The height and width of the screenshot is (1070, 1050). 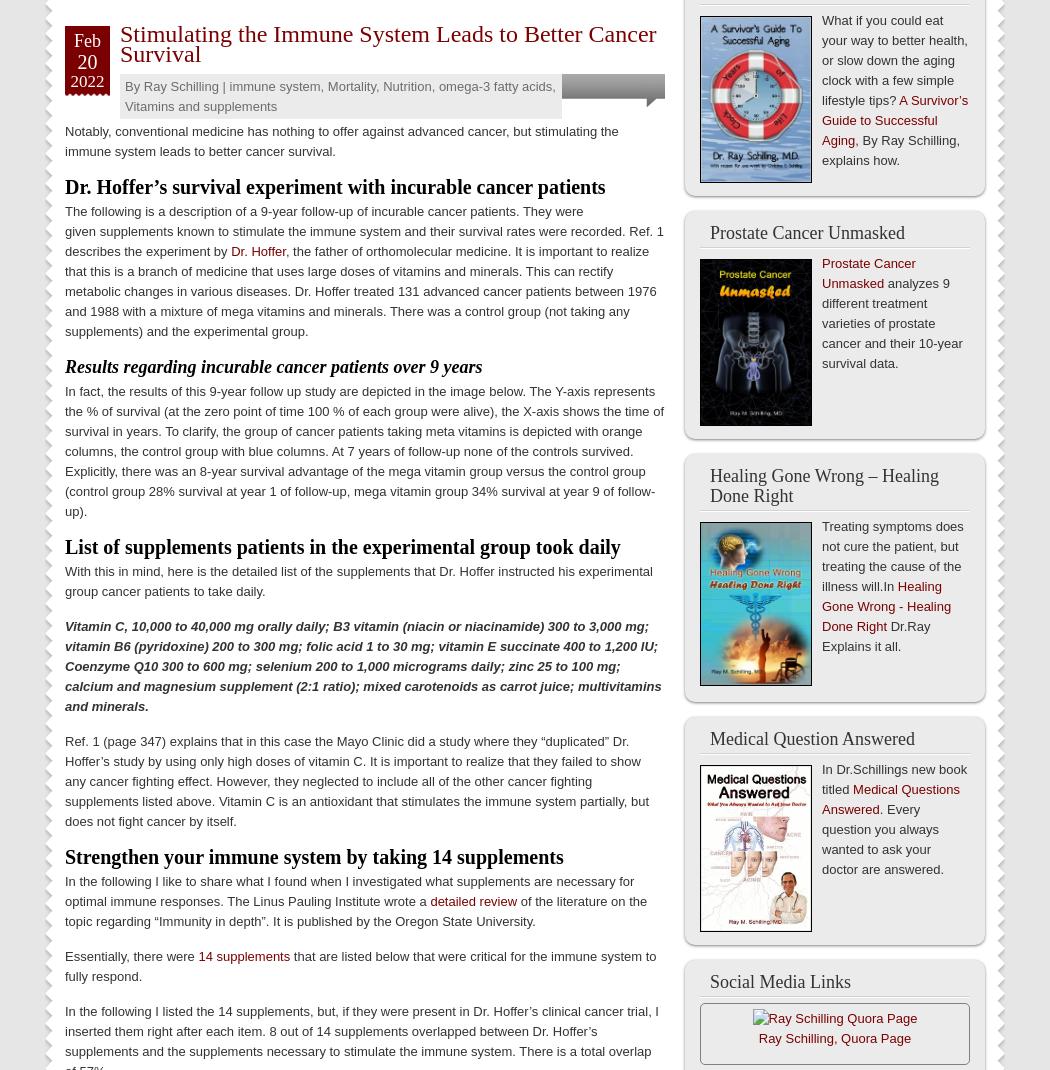 What do you see at coordinates (875, 636) in the screenshot?
I see `'Dr.Ray Explains it all.'` at bounding box center [875, 636].